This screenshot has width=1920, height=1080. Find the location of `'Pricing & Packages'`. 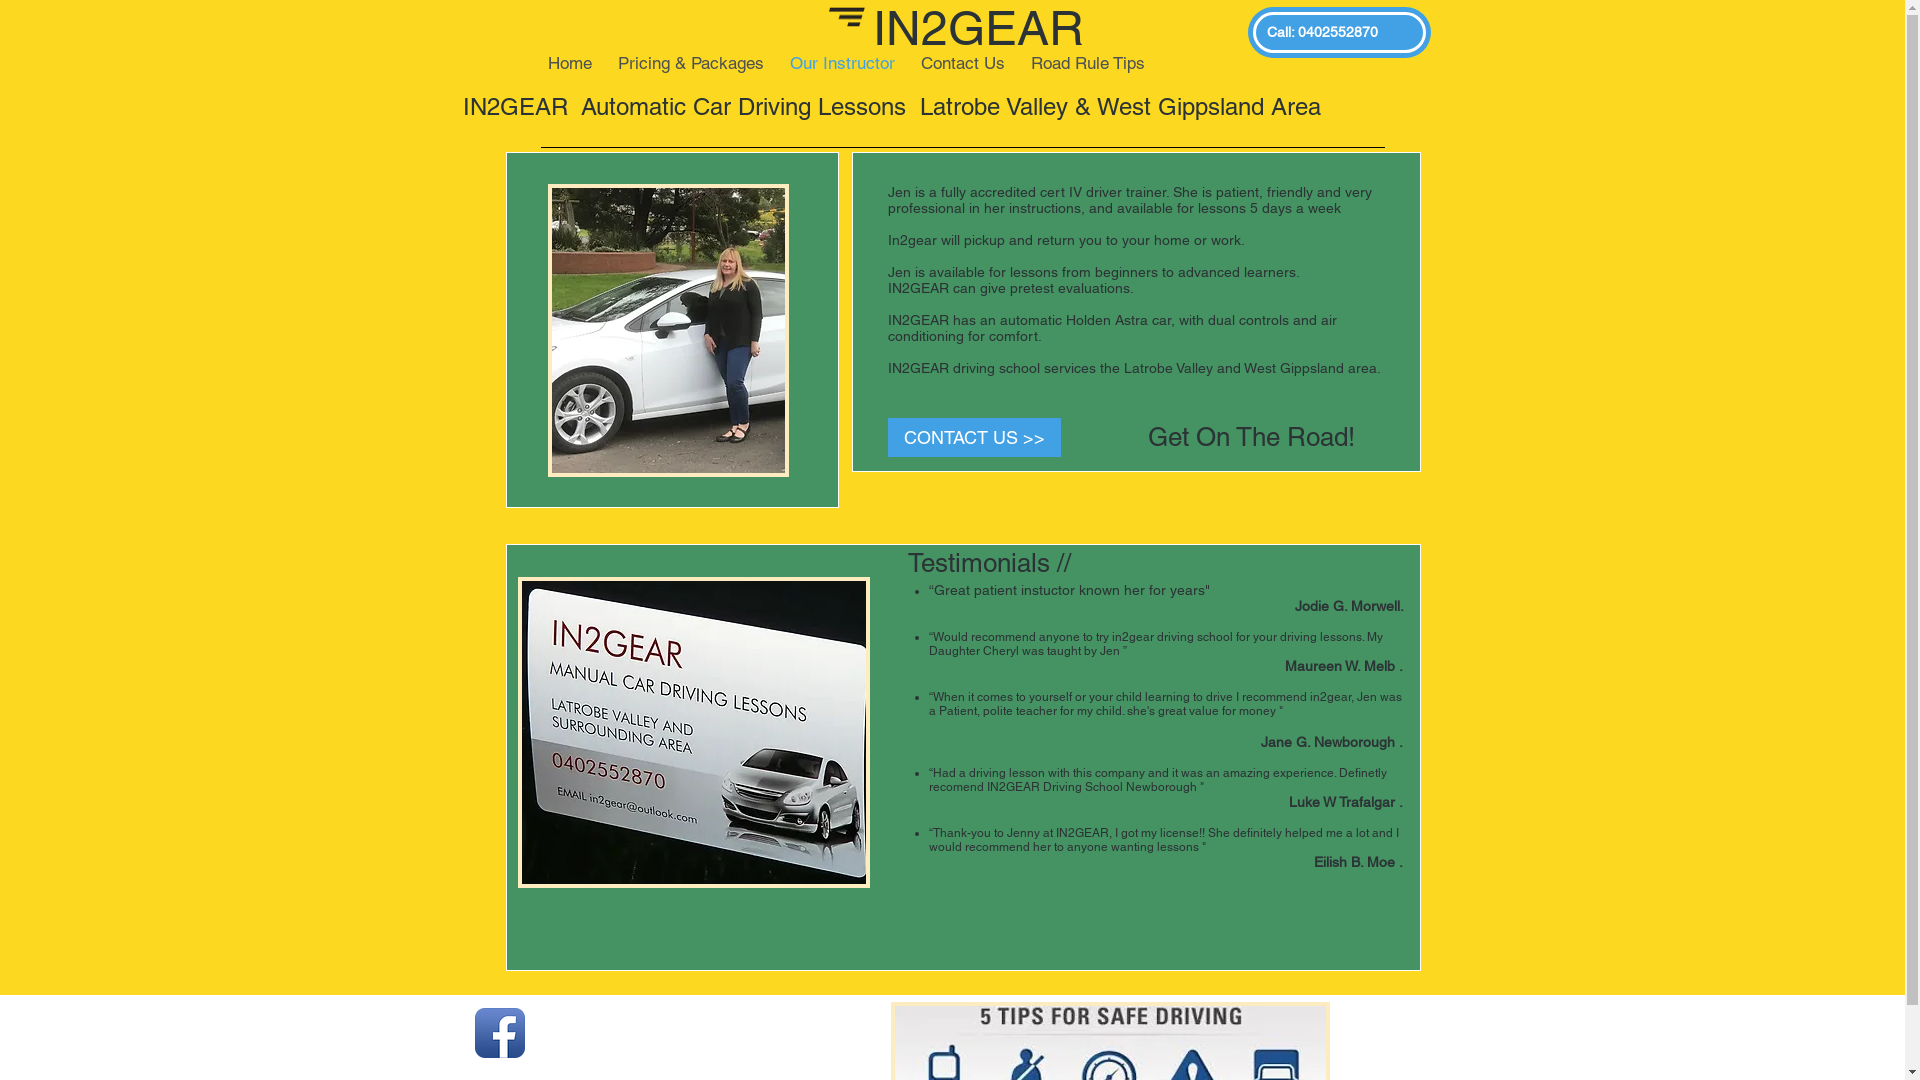

'Pricing & Packages' is located at coordinates (690, 59).